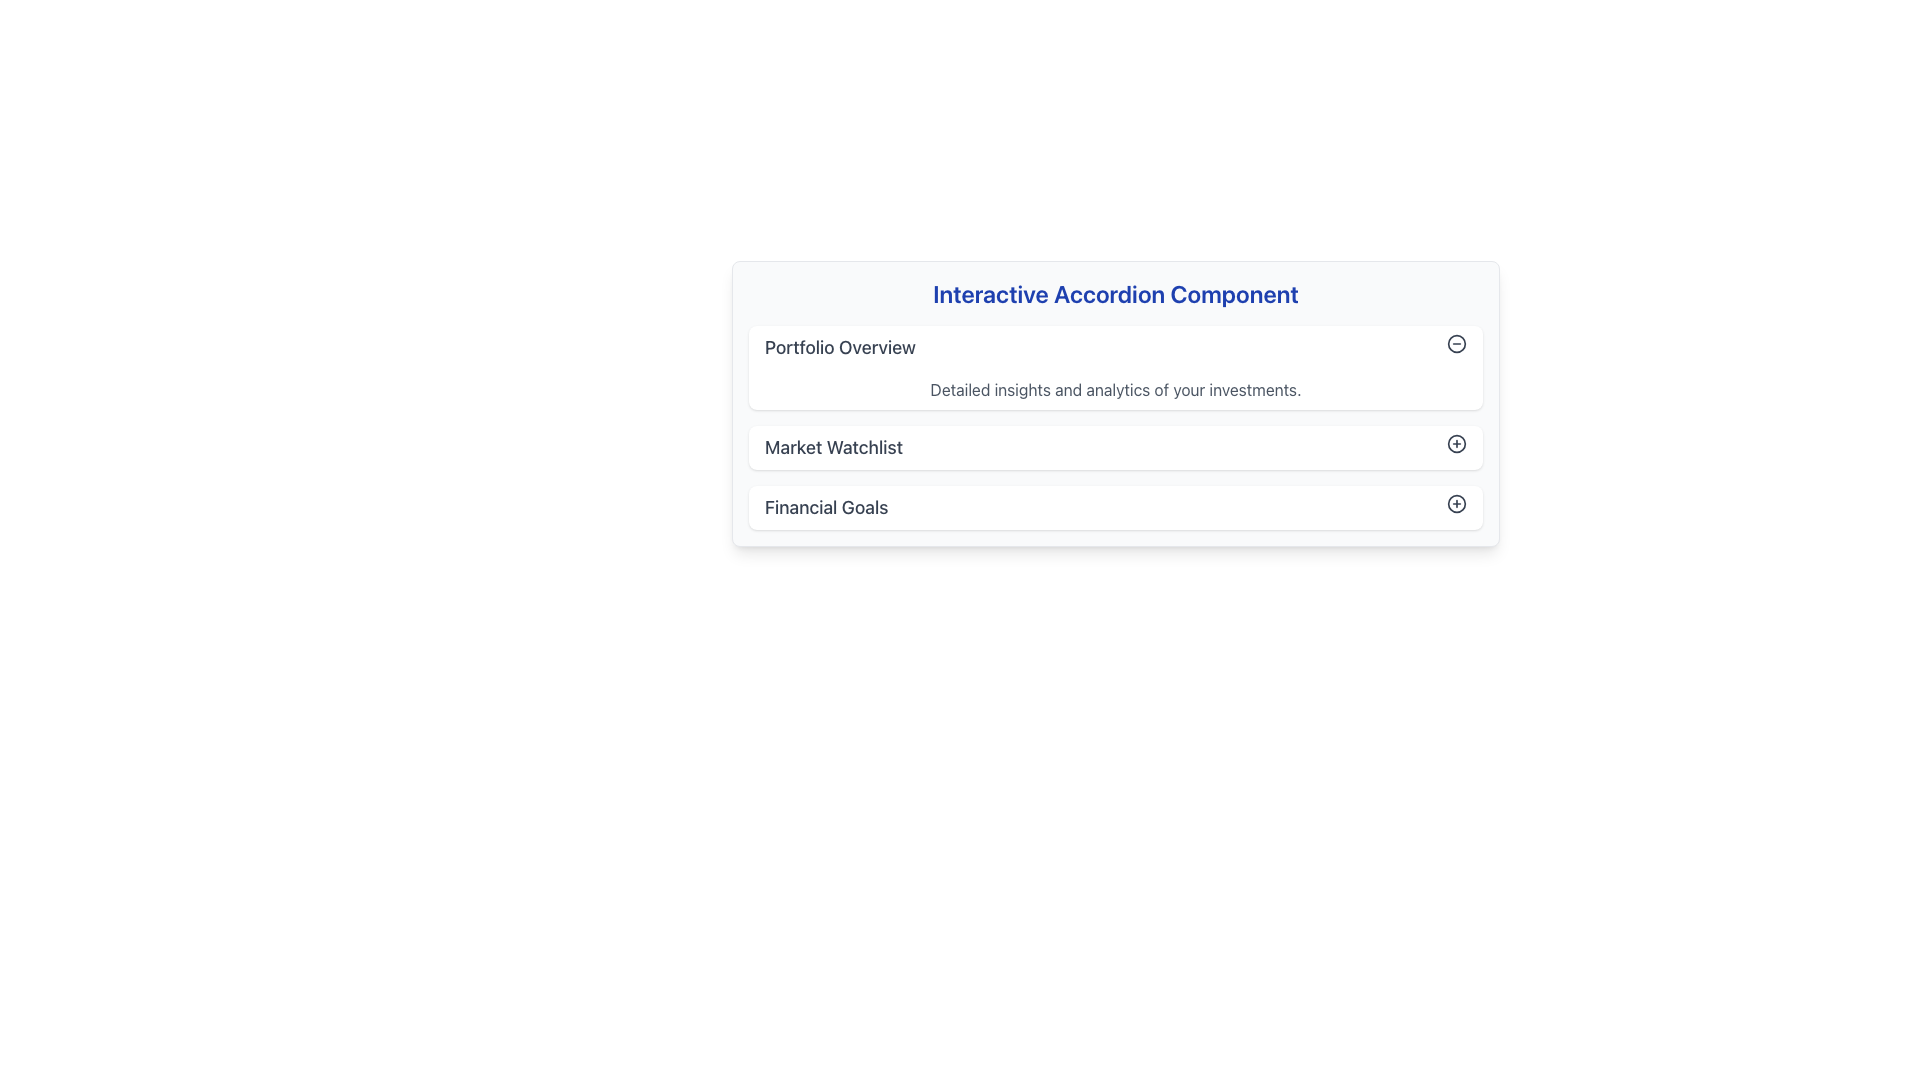 This screenshot has height=1080, width=1920. I want to click on the text element displaying 'Detailed insights and analytics of your investments.' which is located below the 'Portfolio Overview' header in the accordion card widget, so click(1115, 389).